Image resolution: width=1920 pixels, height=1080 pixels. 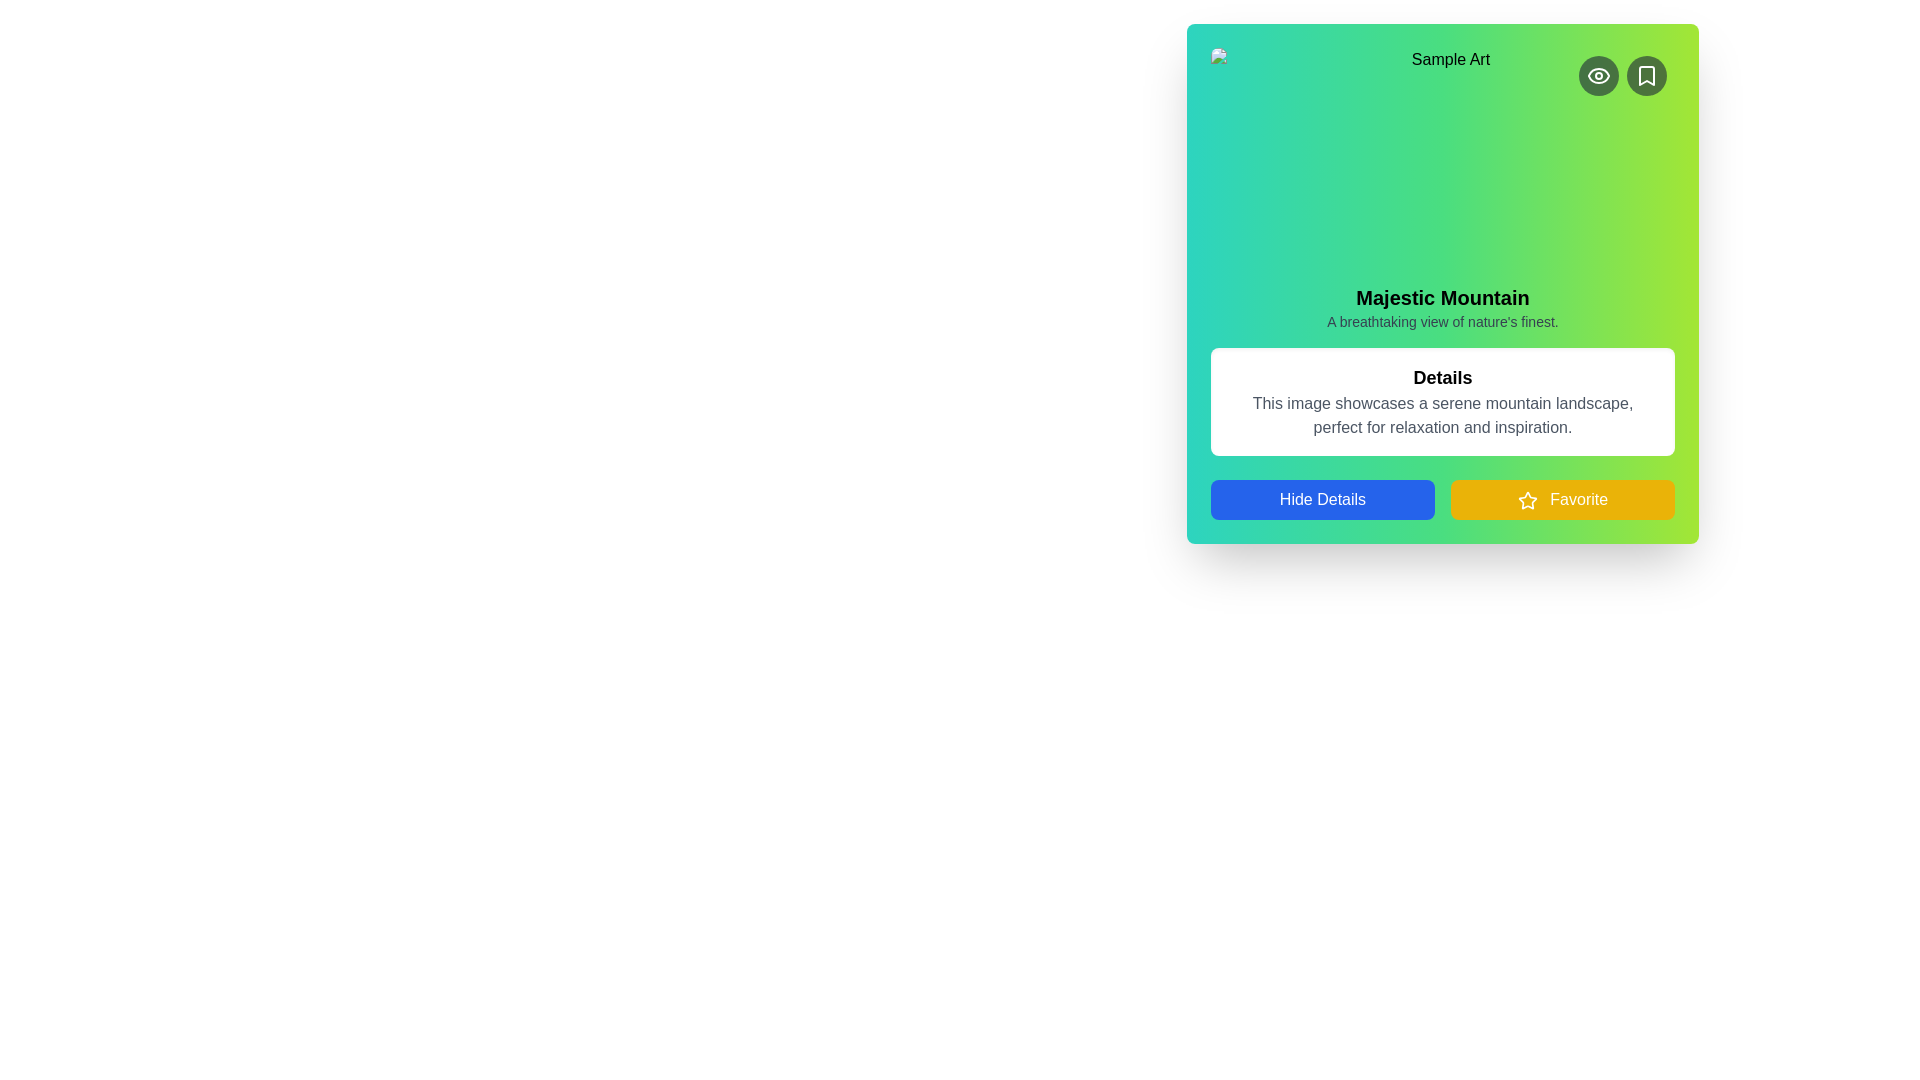 I want to click on the 'Hide Details' button with a blue background and white text to hide the details, so click(x=1323, y=499).